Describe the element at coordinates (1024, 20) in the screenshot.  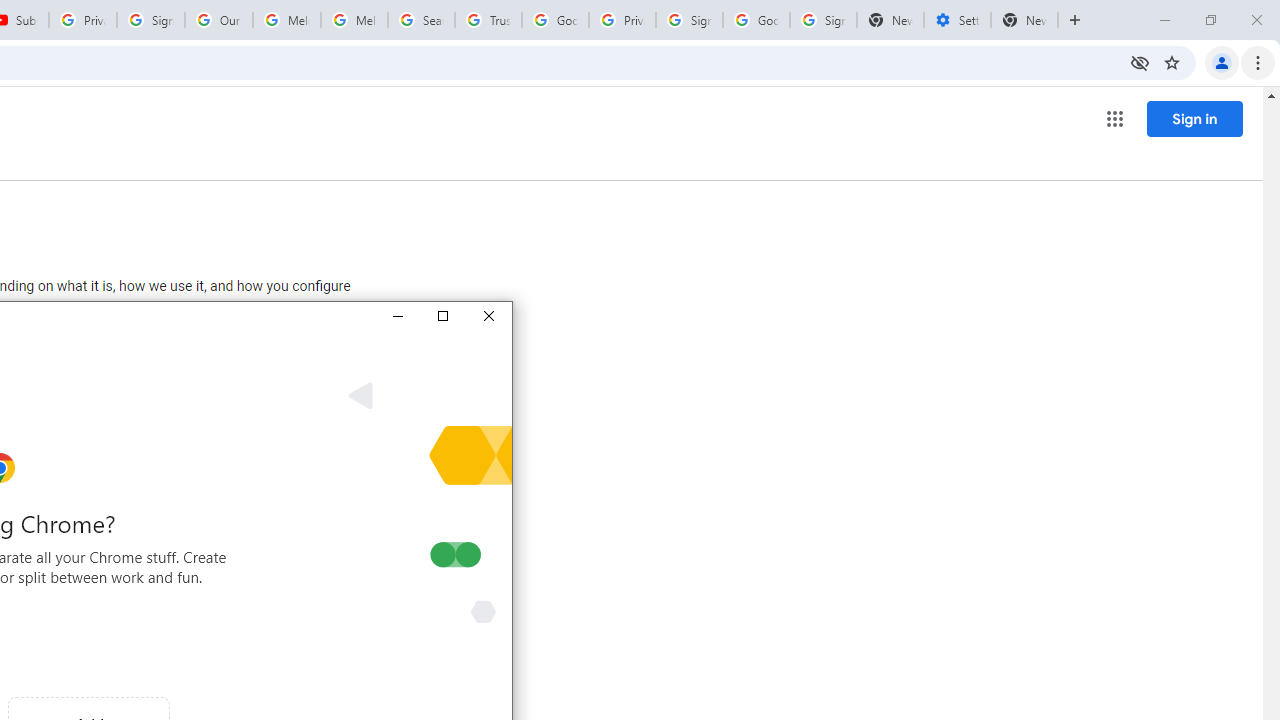
I see `'New Tab'` at that location.